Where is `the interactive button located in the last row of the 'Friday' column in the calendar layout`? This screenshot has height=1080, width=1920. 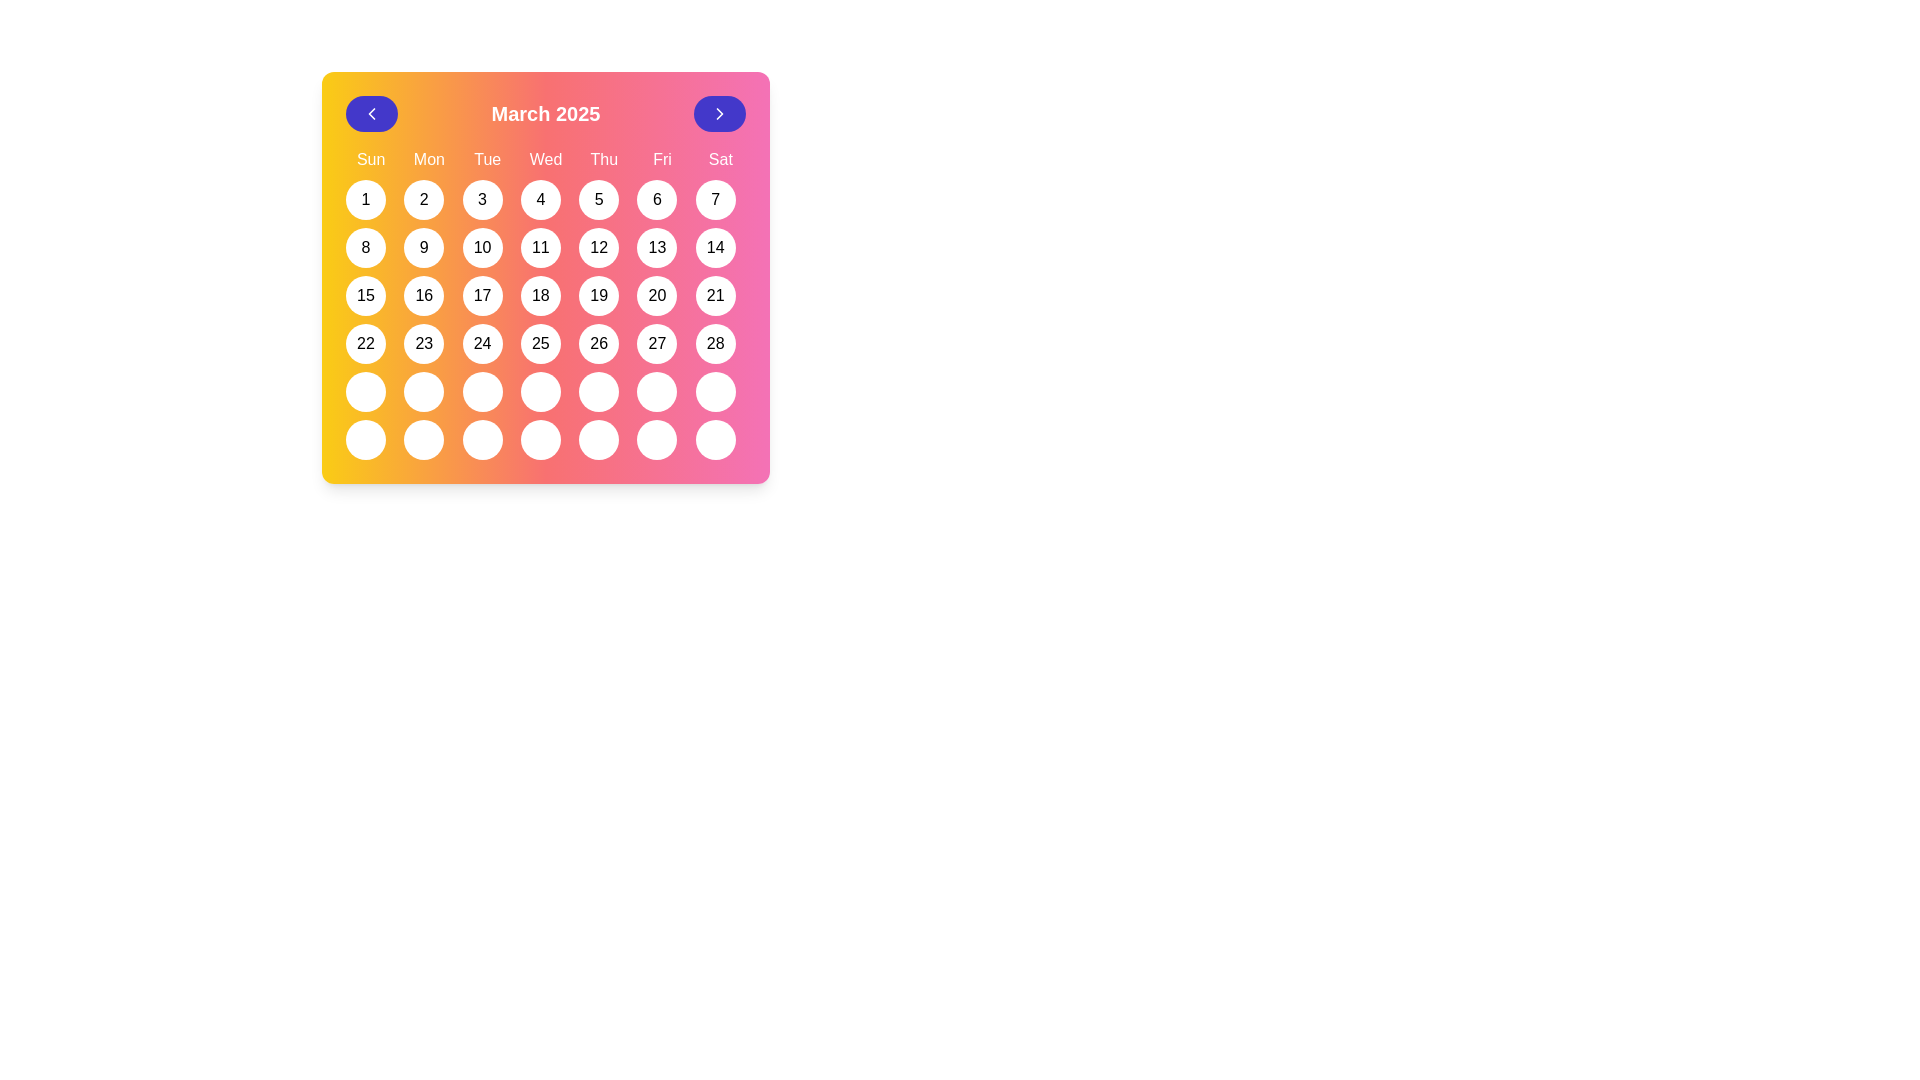
the interactive button located in the last row of the 'Friday' column in the calendar layout is located at coordinates (598, 438).